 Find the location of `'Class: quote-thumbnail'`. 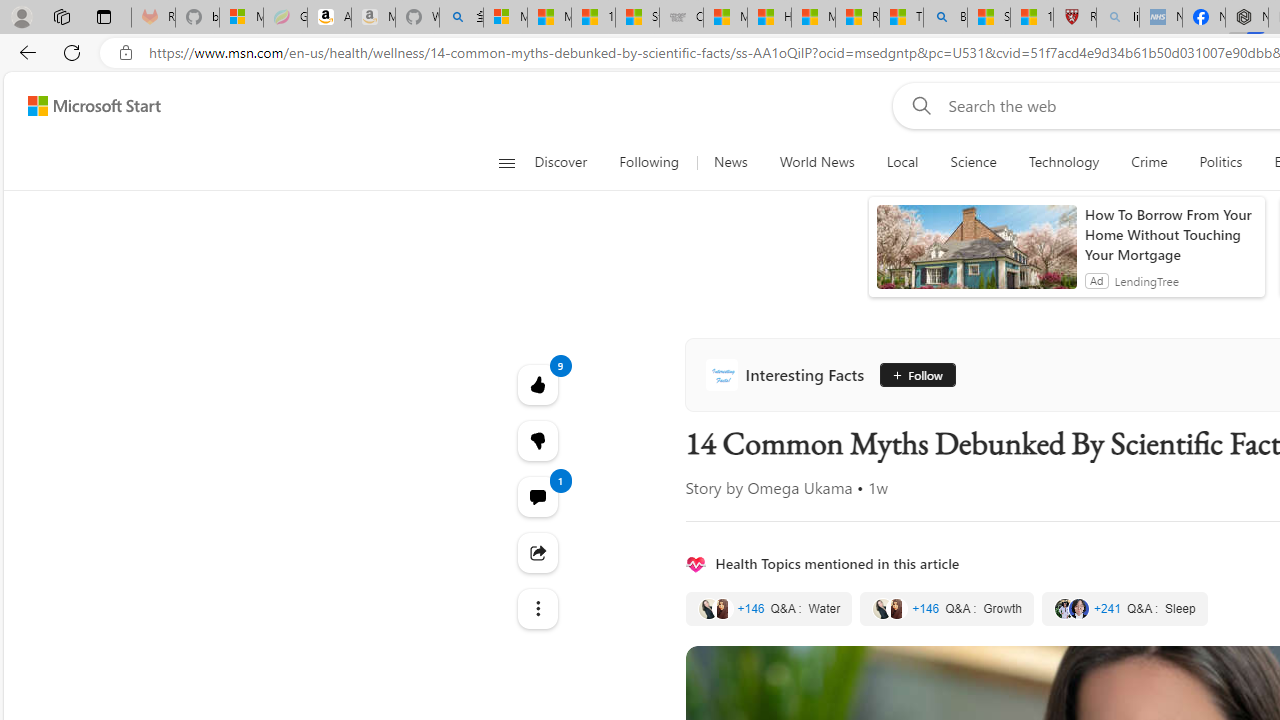

'Class: quote-thumbnail' is located at coordinates (1078, 608).